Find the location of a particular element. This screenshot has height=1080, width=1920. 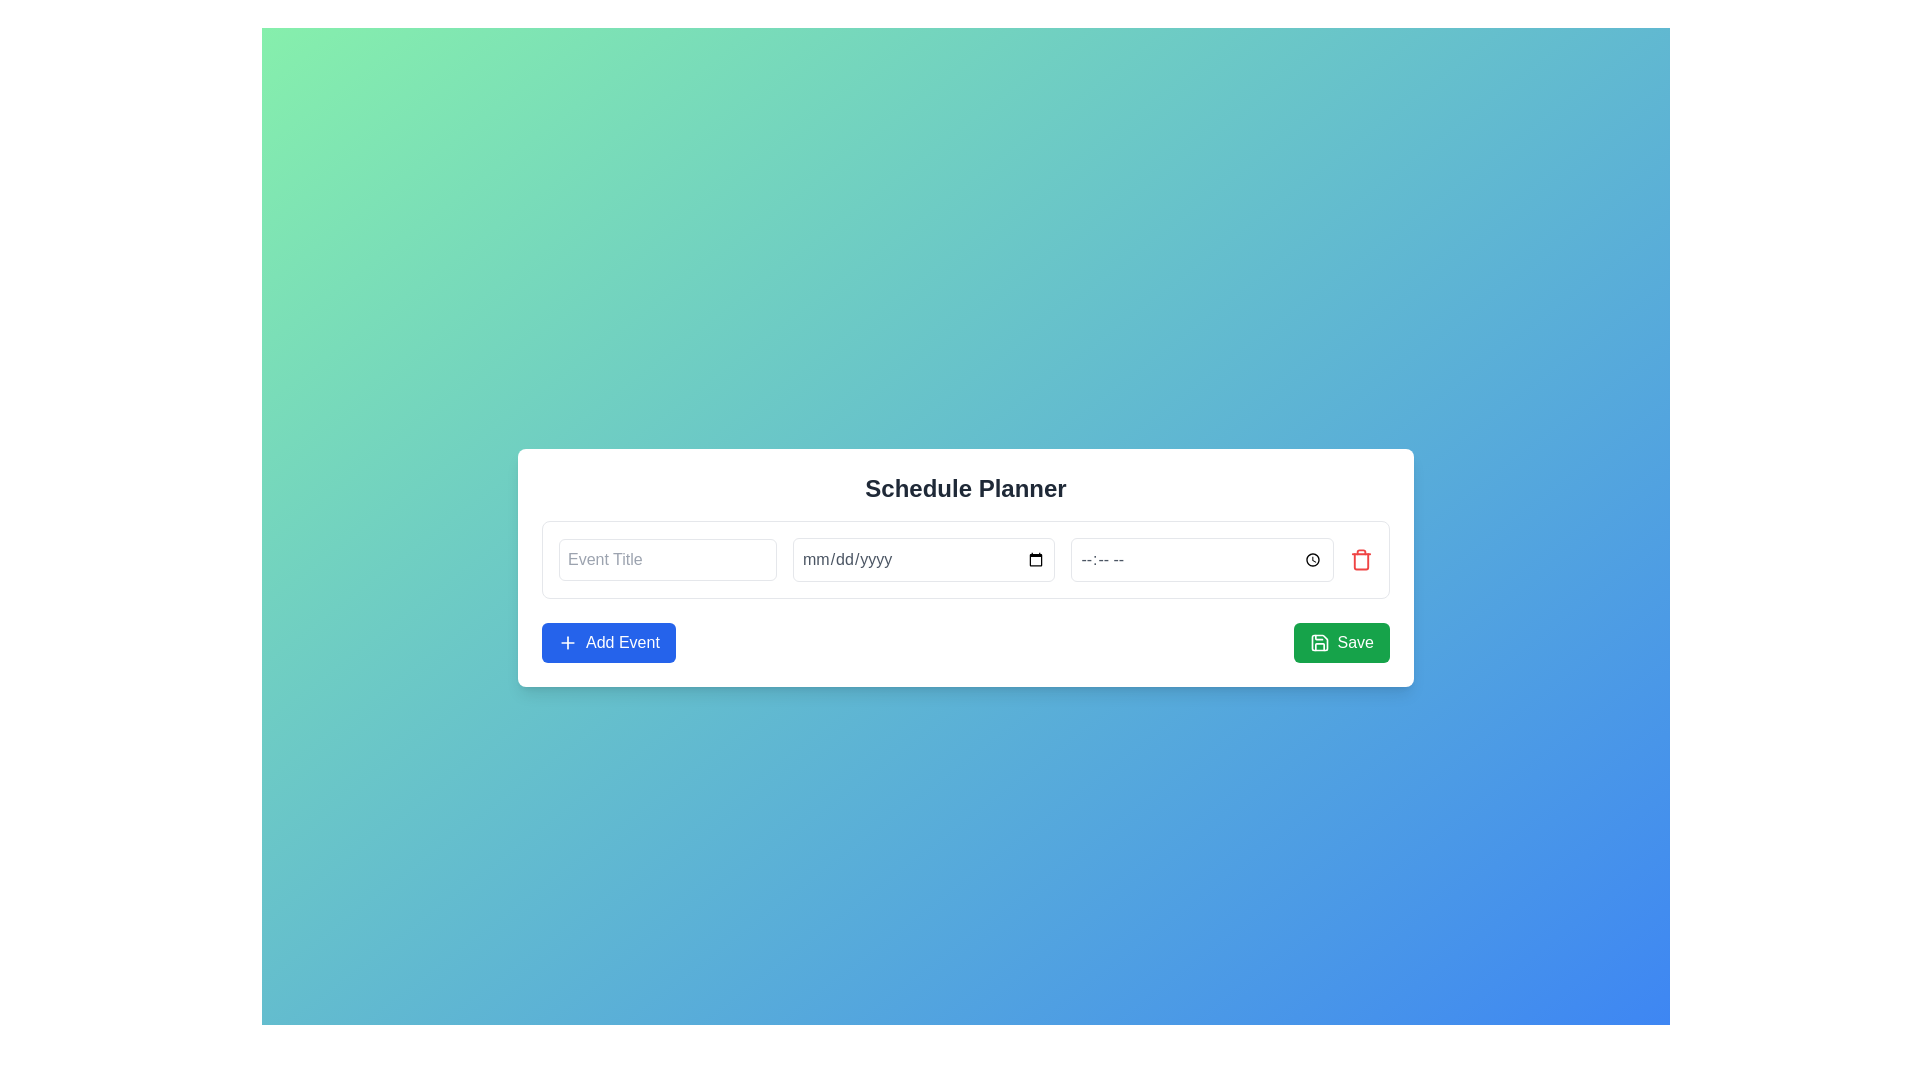

the delete icon located on the far right of the bordered rectangular section, which has a white background and aligns with the input fields for 'Event Title', 'Date', and 'Time' is located at coordinates (1360, 559).